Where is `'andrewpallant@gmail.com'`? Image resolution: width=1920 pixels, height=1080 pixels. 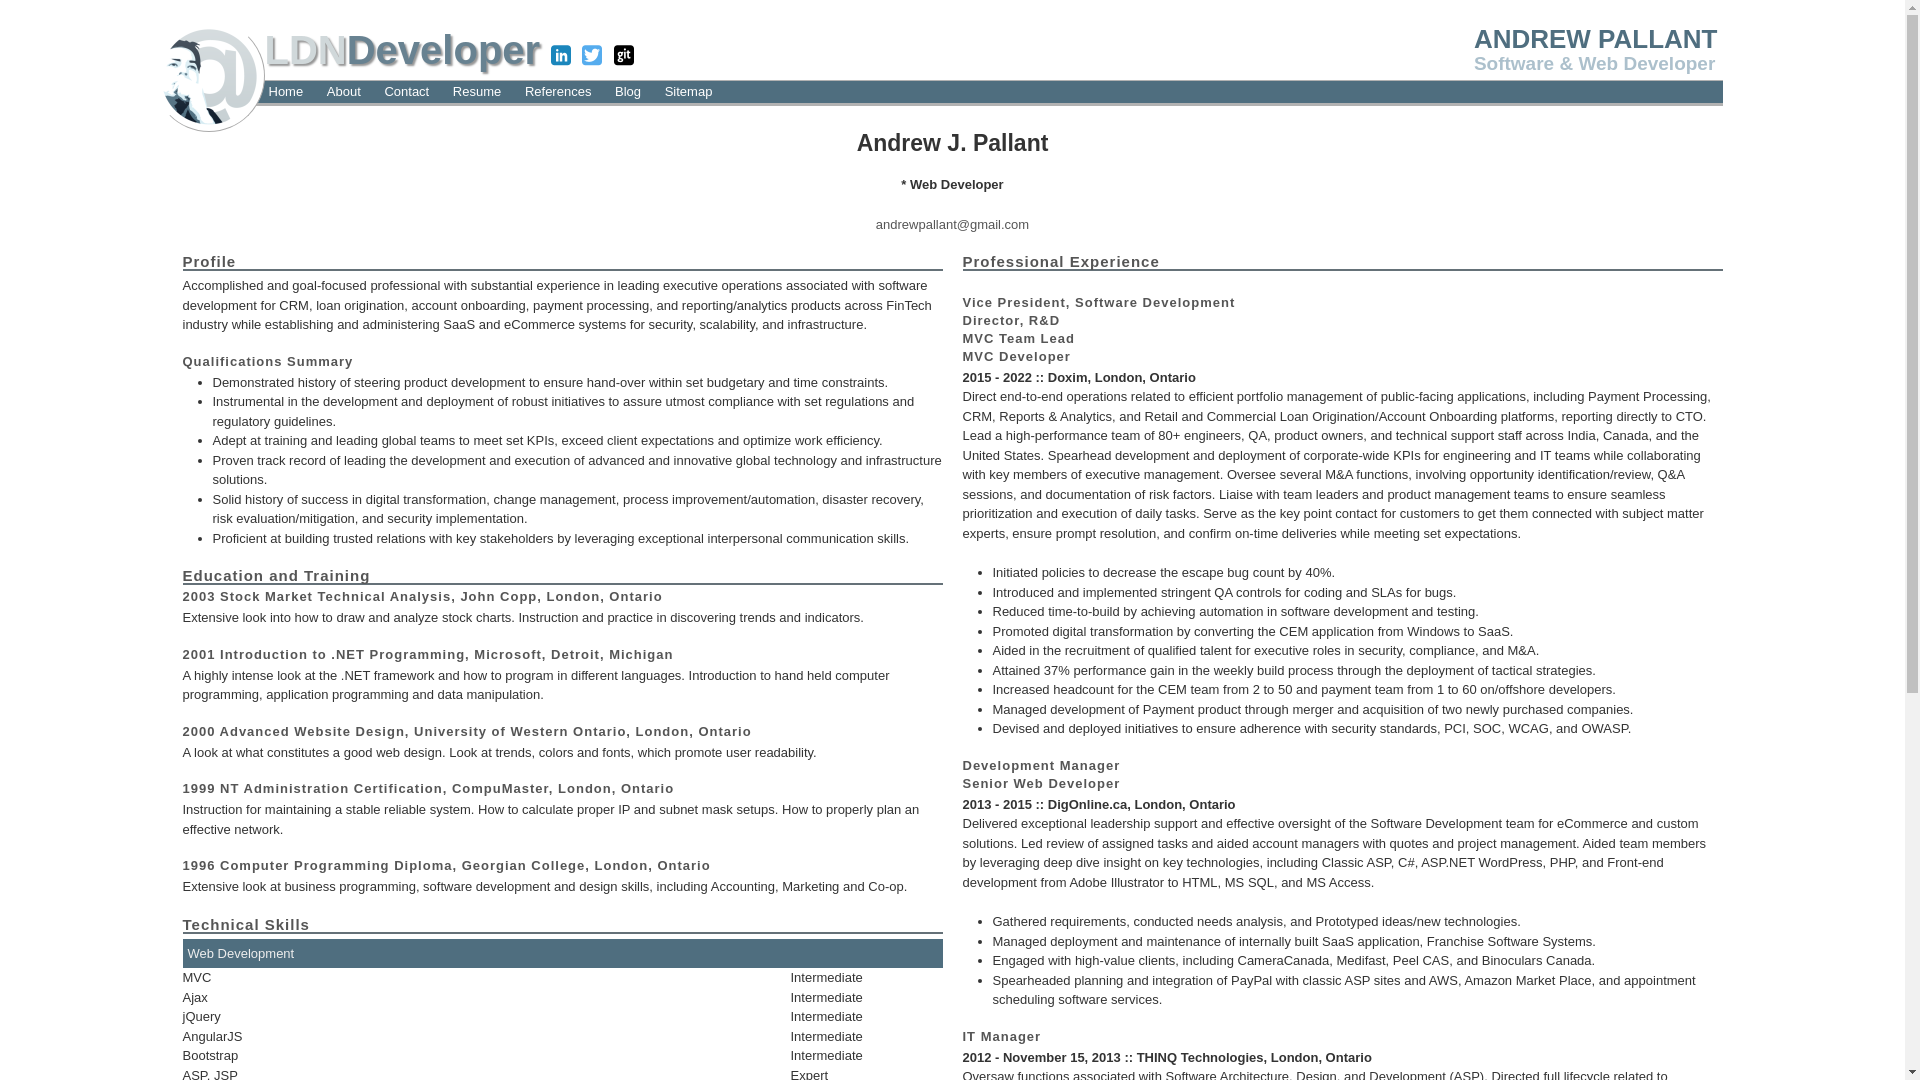 'andrewpallant@gmail.com' is located at coordinates (951, 223).